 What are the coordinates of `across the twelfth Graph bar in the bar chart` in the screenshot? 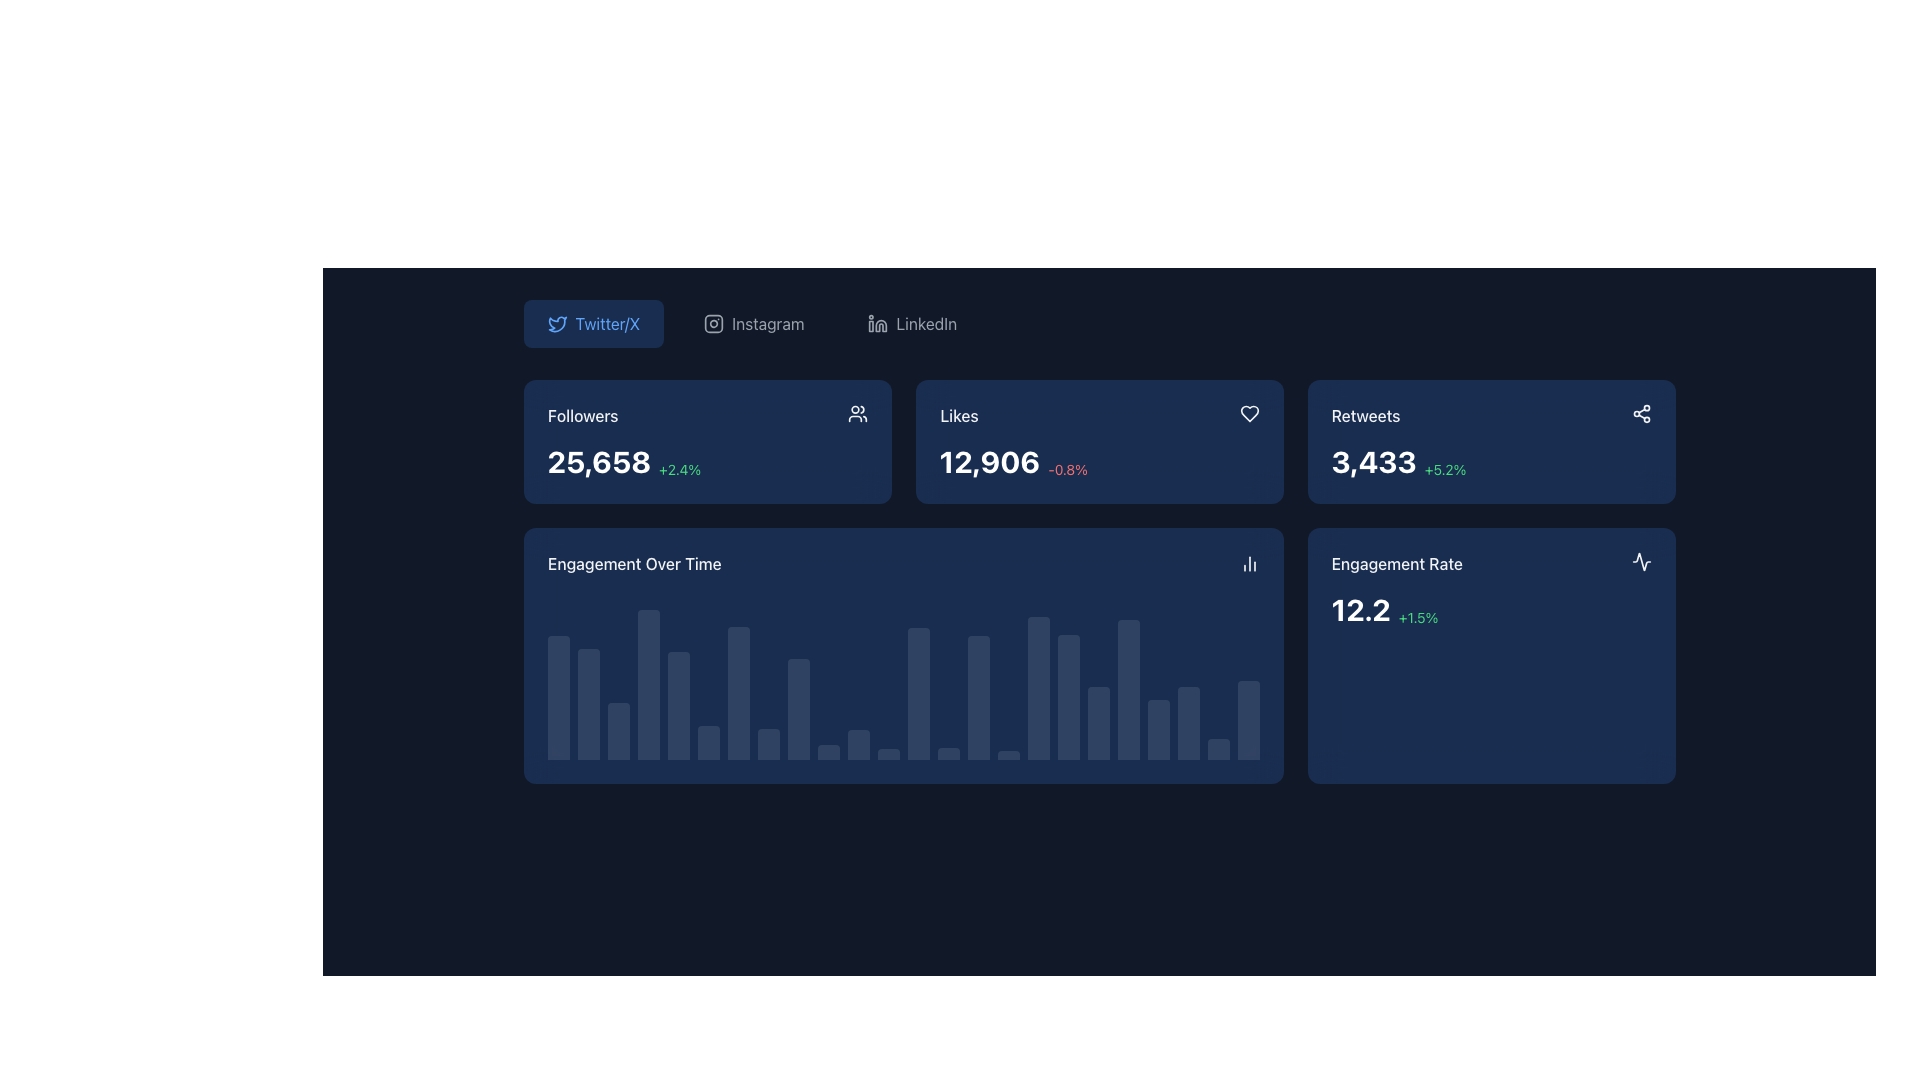 It's located at (887, 754).